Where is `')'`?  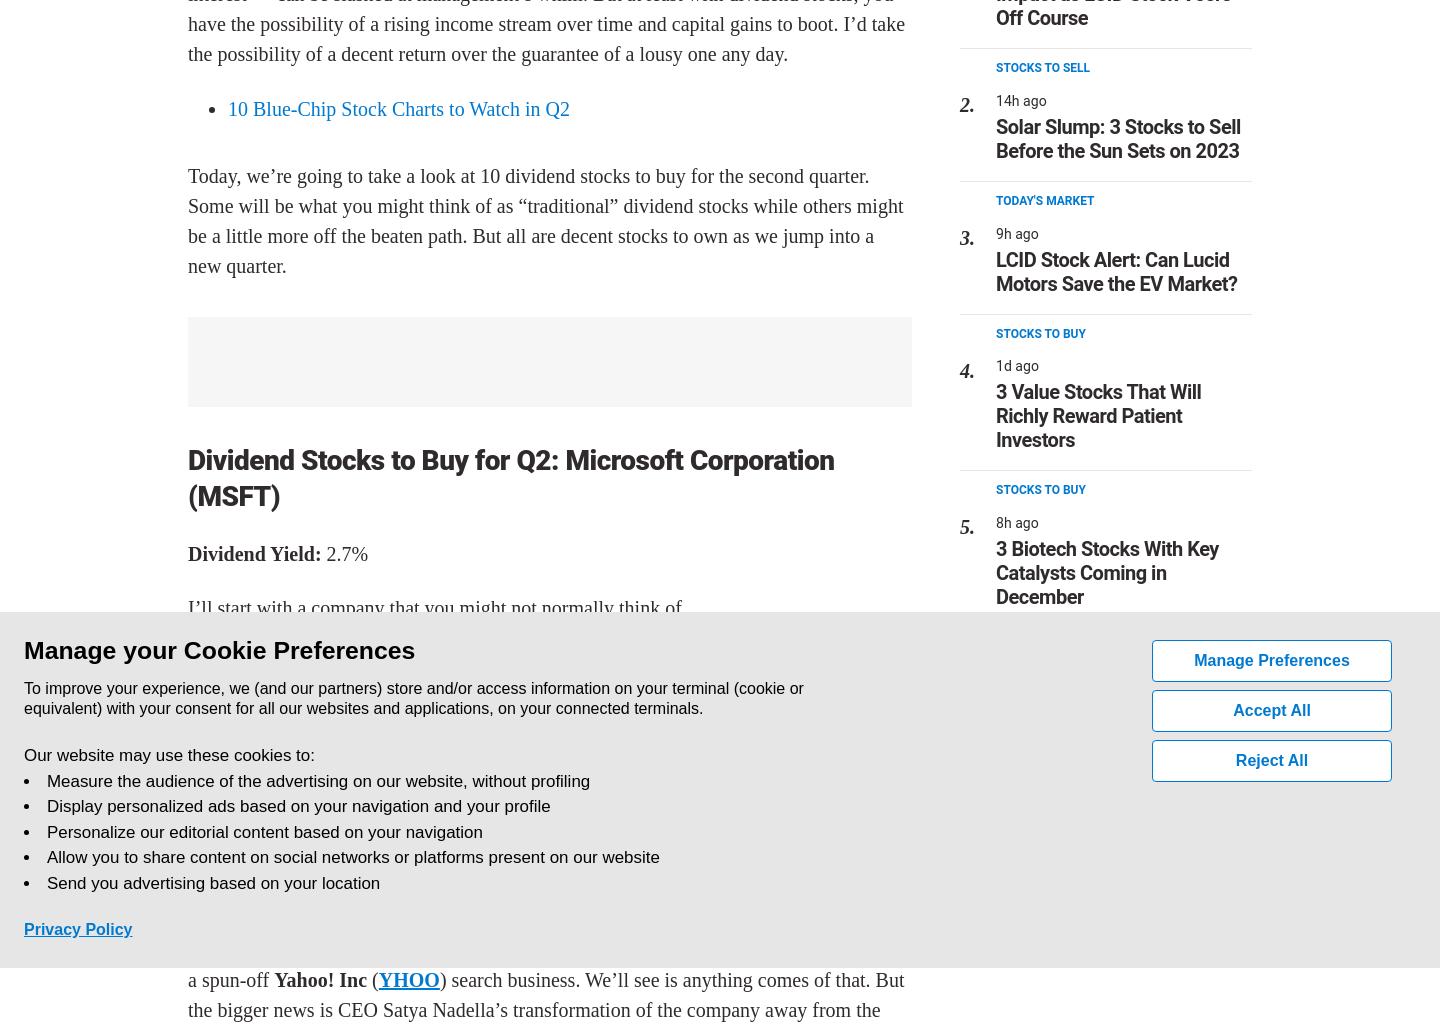 ')' is located at coordinates (442, 978).